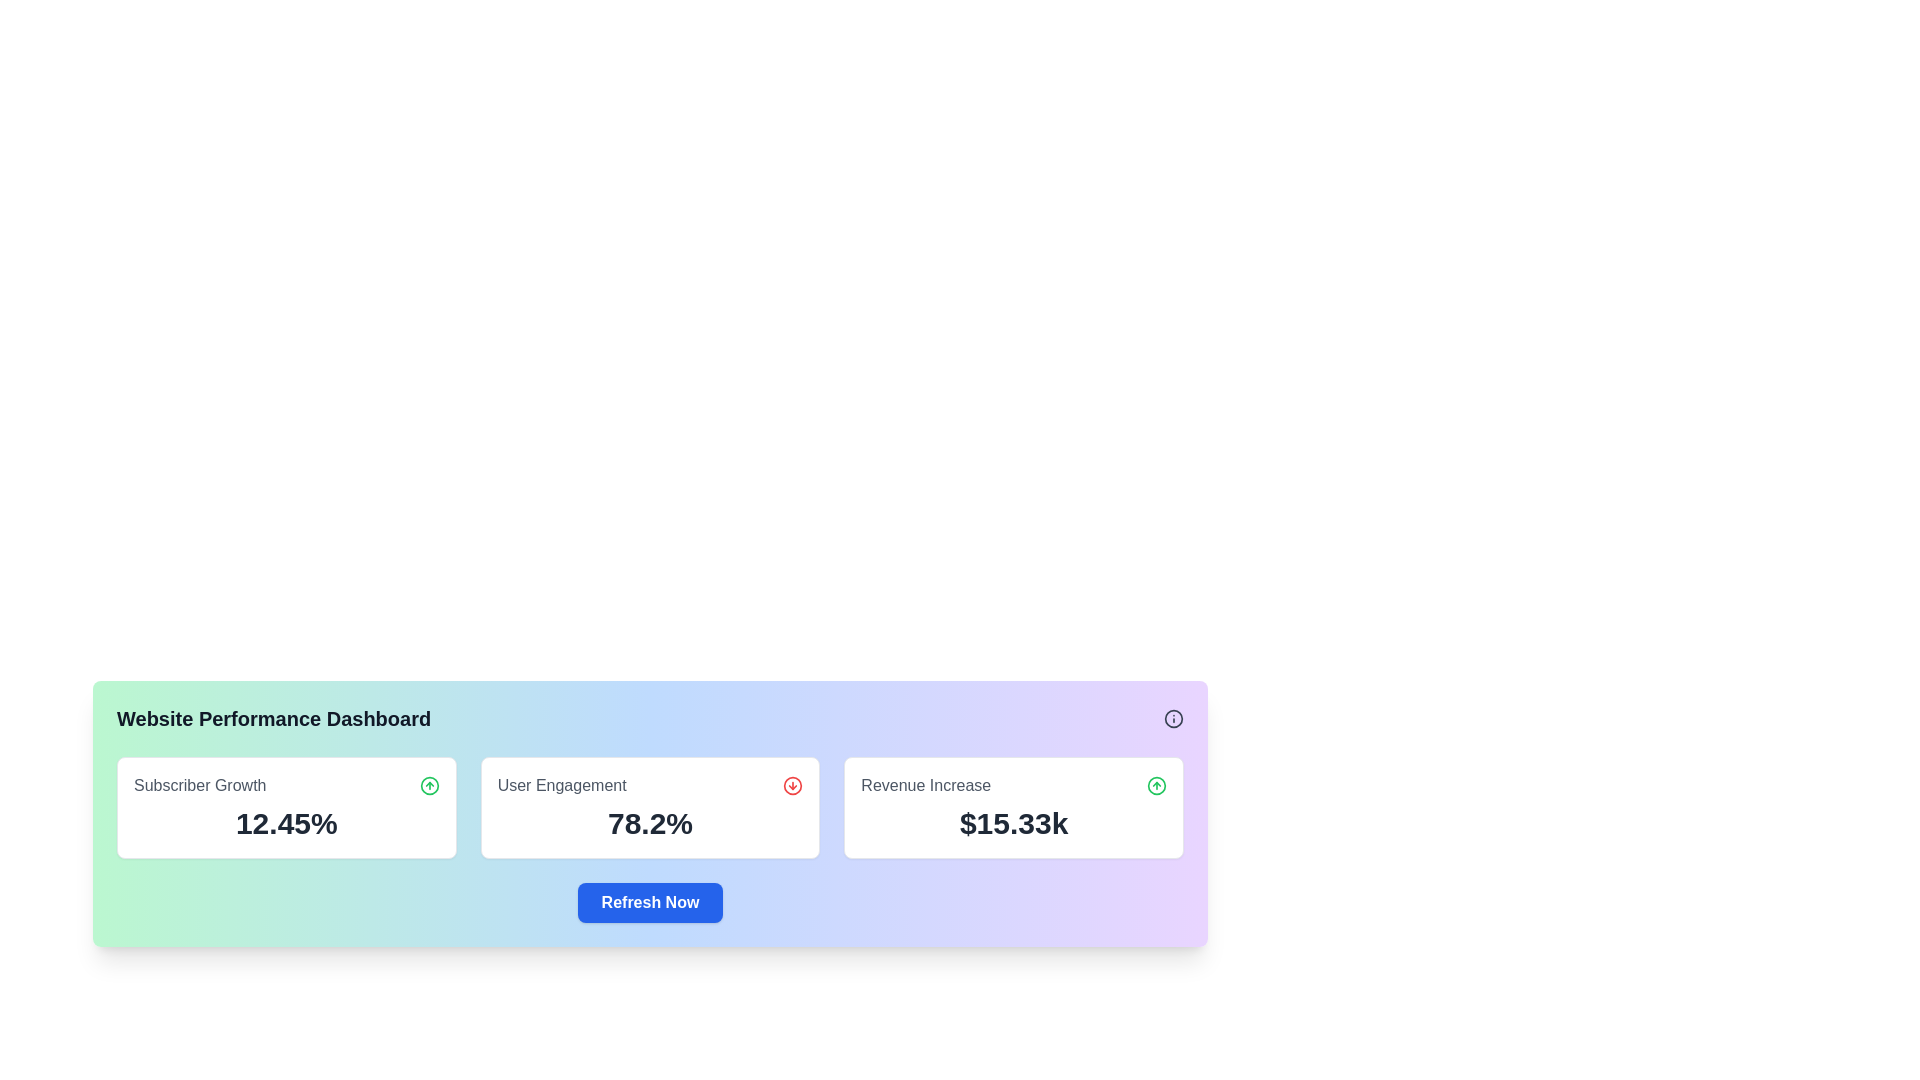 The image size is (1920, 1080). Describe the element at coordinates (285, 806) in the screenshot. I see `the Summary Card that displays the current subscriber growth percentage` at that location.